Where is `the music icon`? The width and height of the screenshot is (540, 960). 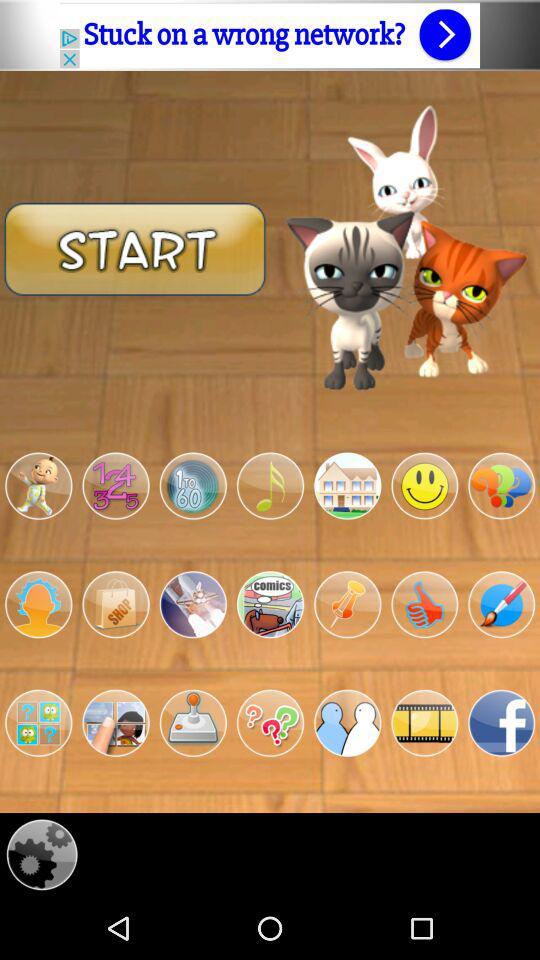
the music icon is located at coordinates (270, 519).